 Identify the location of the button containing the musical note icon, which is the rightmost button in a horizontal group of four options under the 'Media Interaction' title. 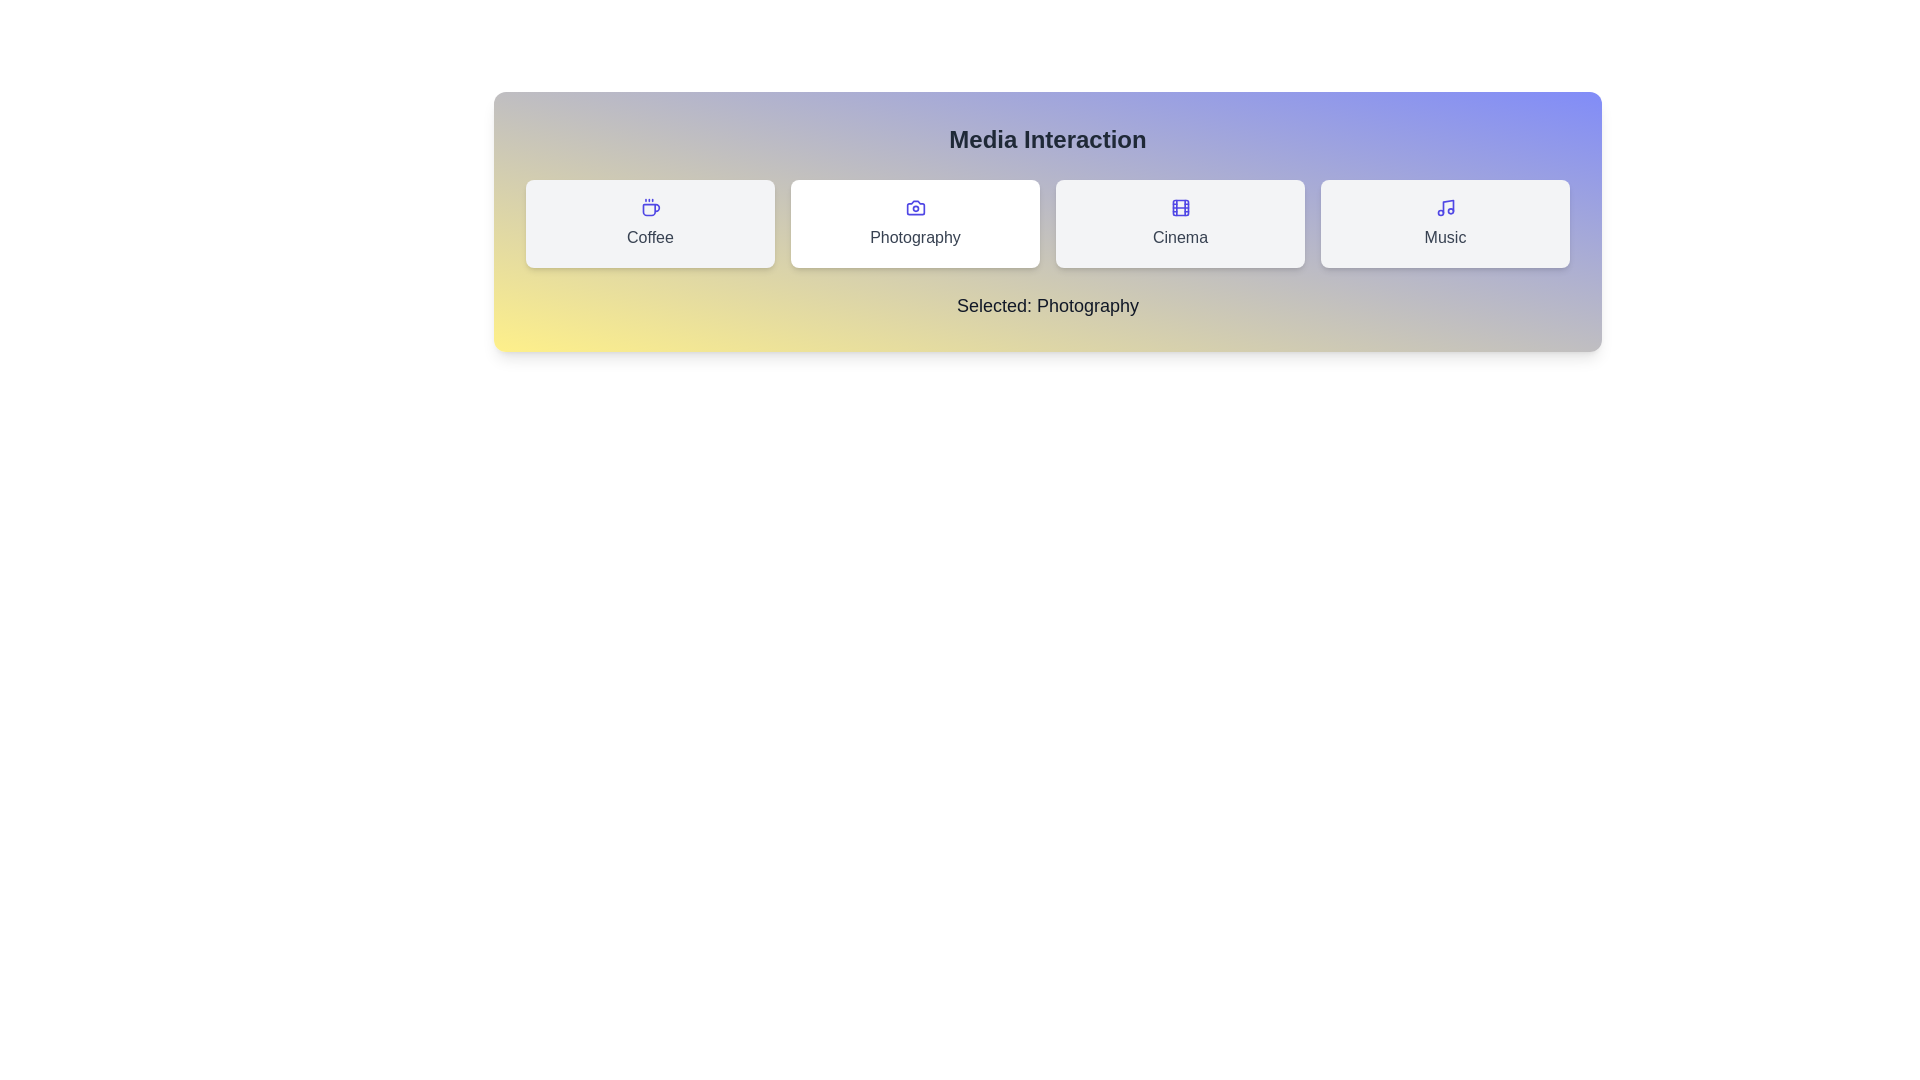
(1448, 206).